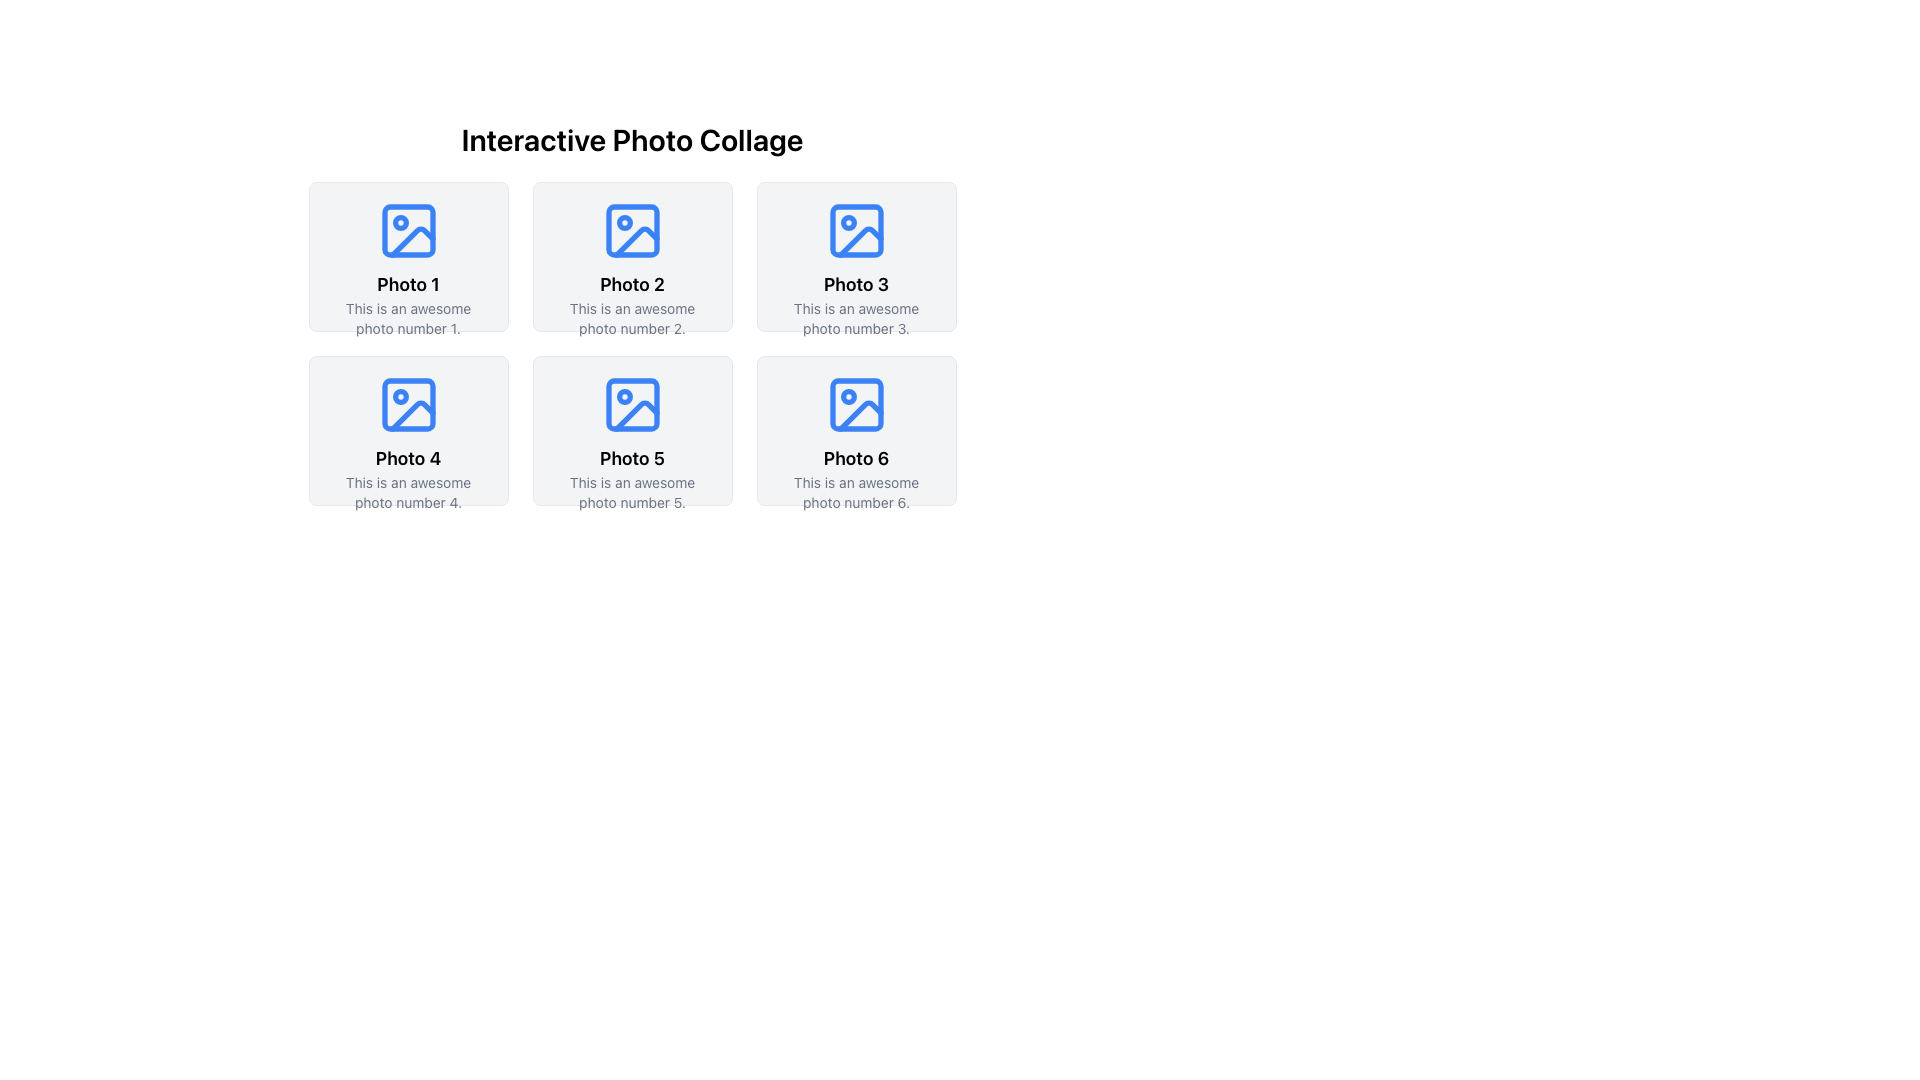  What do you see at coordinates (407, 405) in the screenshot?
I see `the rounded rectangle graphic that is part of the 'Photo 4' icon, located in the lower-left corner of the 2x3 grid layout` at bounding box center [407, 405].